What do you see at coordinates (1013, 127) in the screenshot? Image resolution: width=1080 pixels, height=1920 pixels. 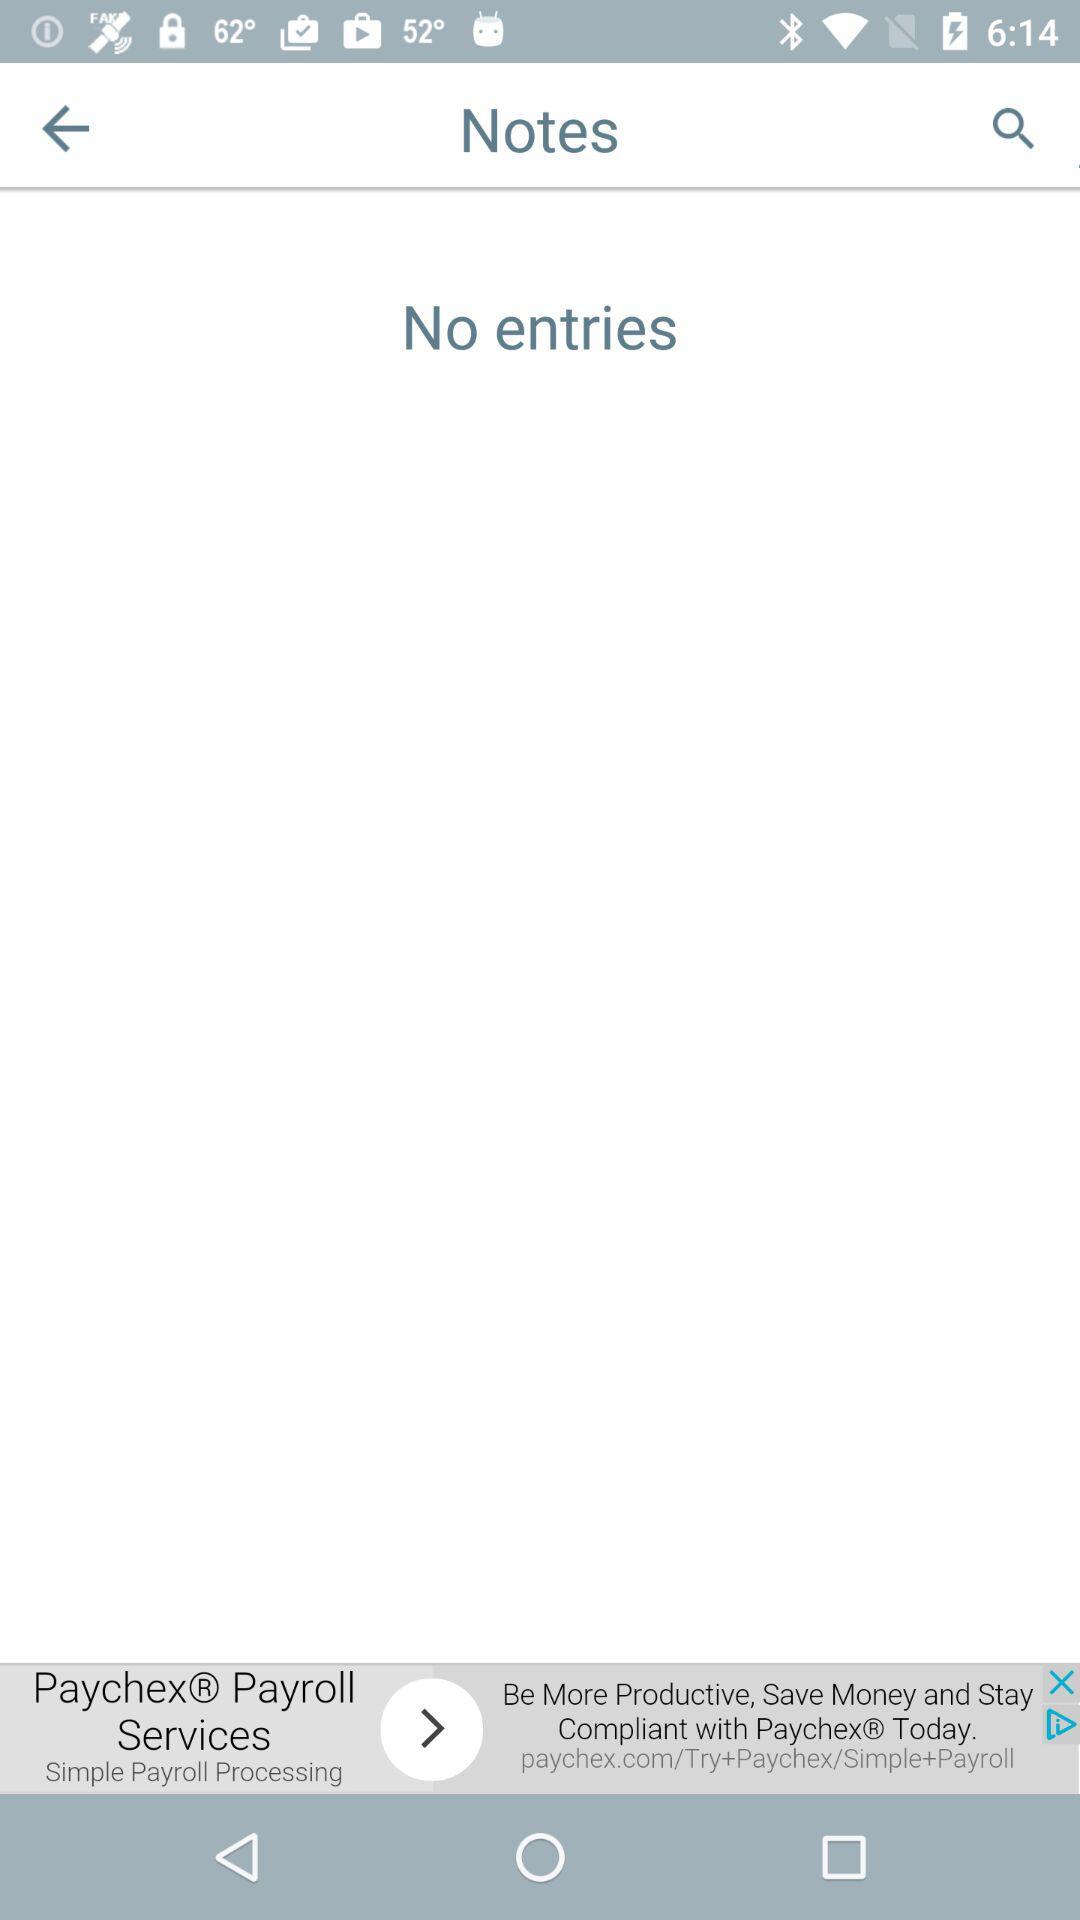 I see `search option` at bounding box center [1013, 127].